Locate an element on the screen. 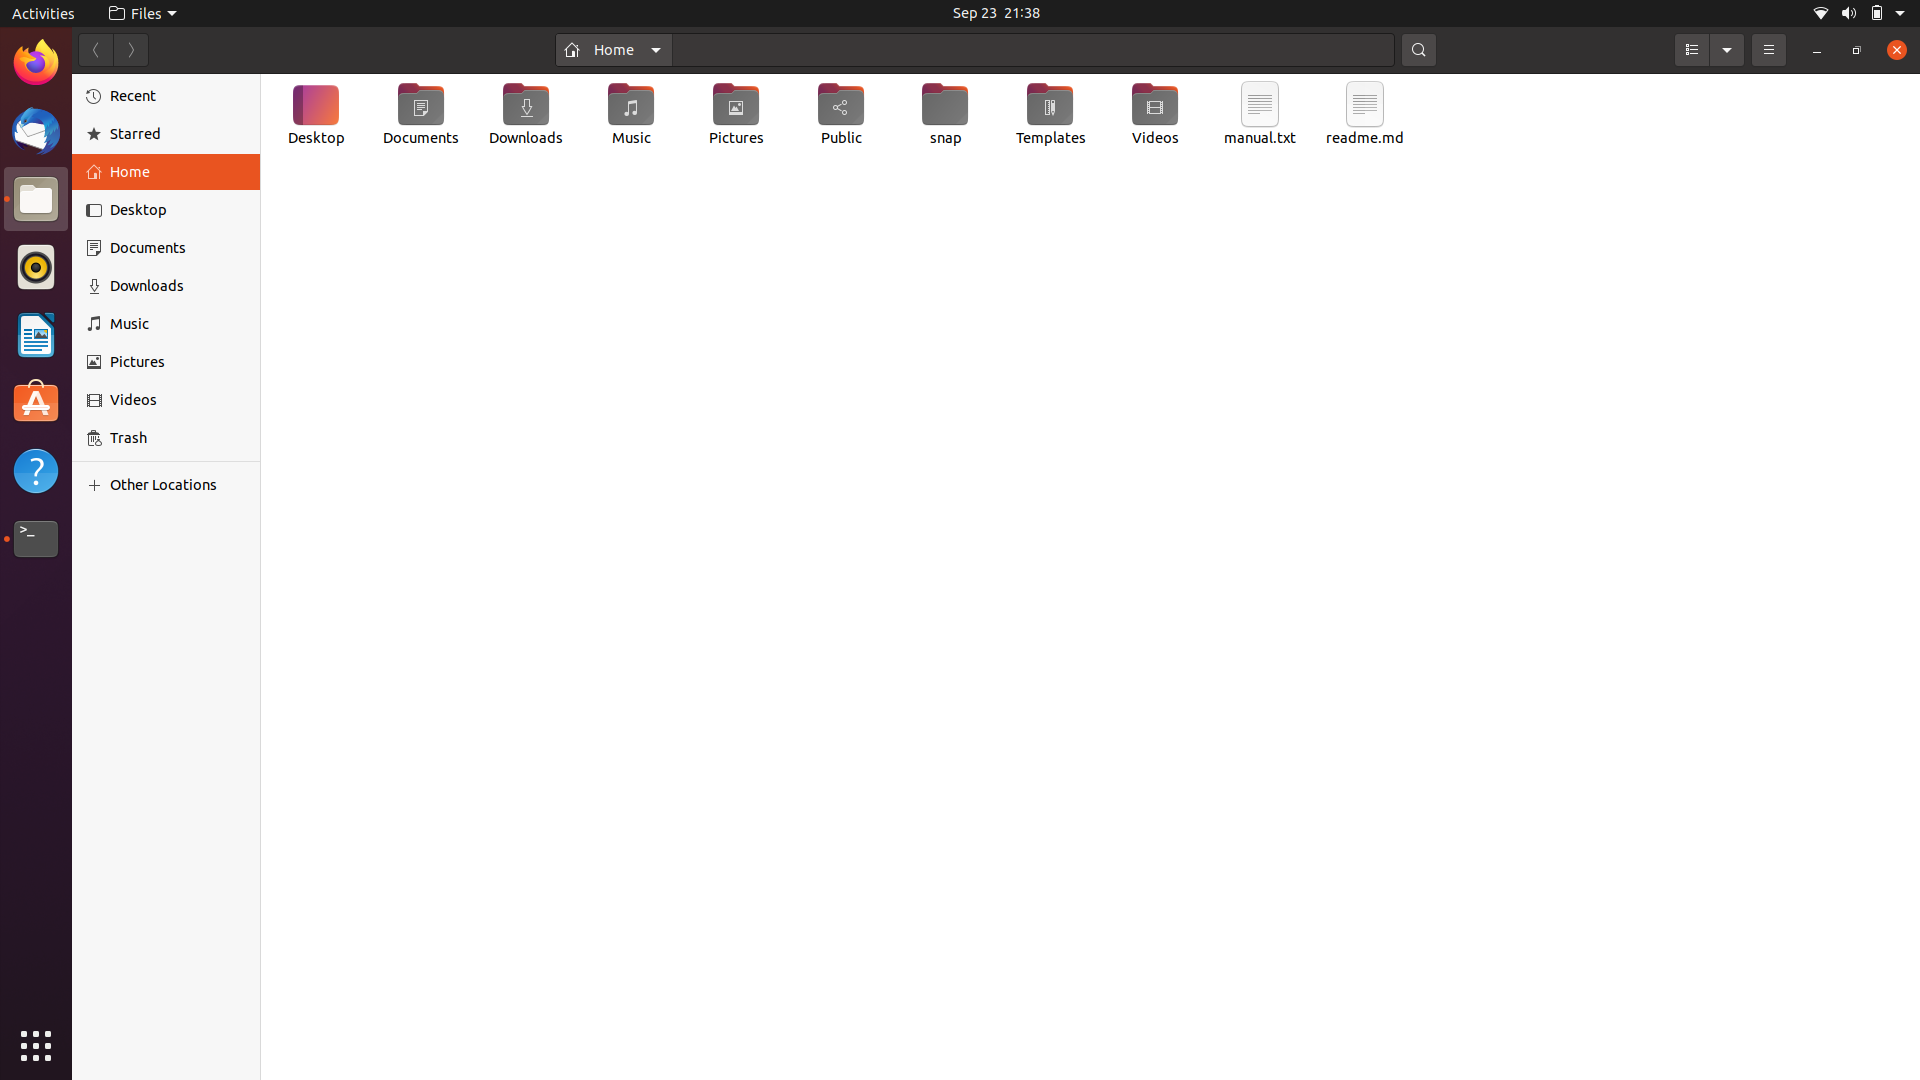 The width and height of the screenshot is (1920, 1080). Search for a text document called "helloworld.txt" in your main directory is located at coordinates (1035, 47).